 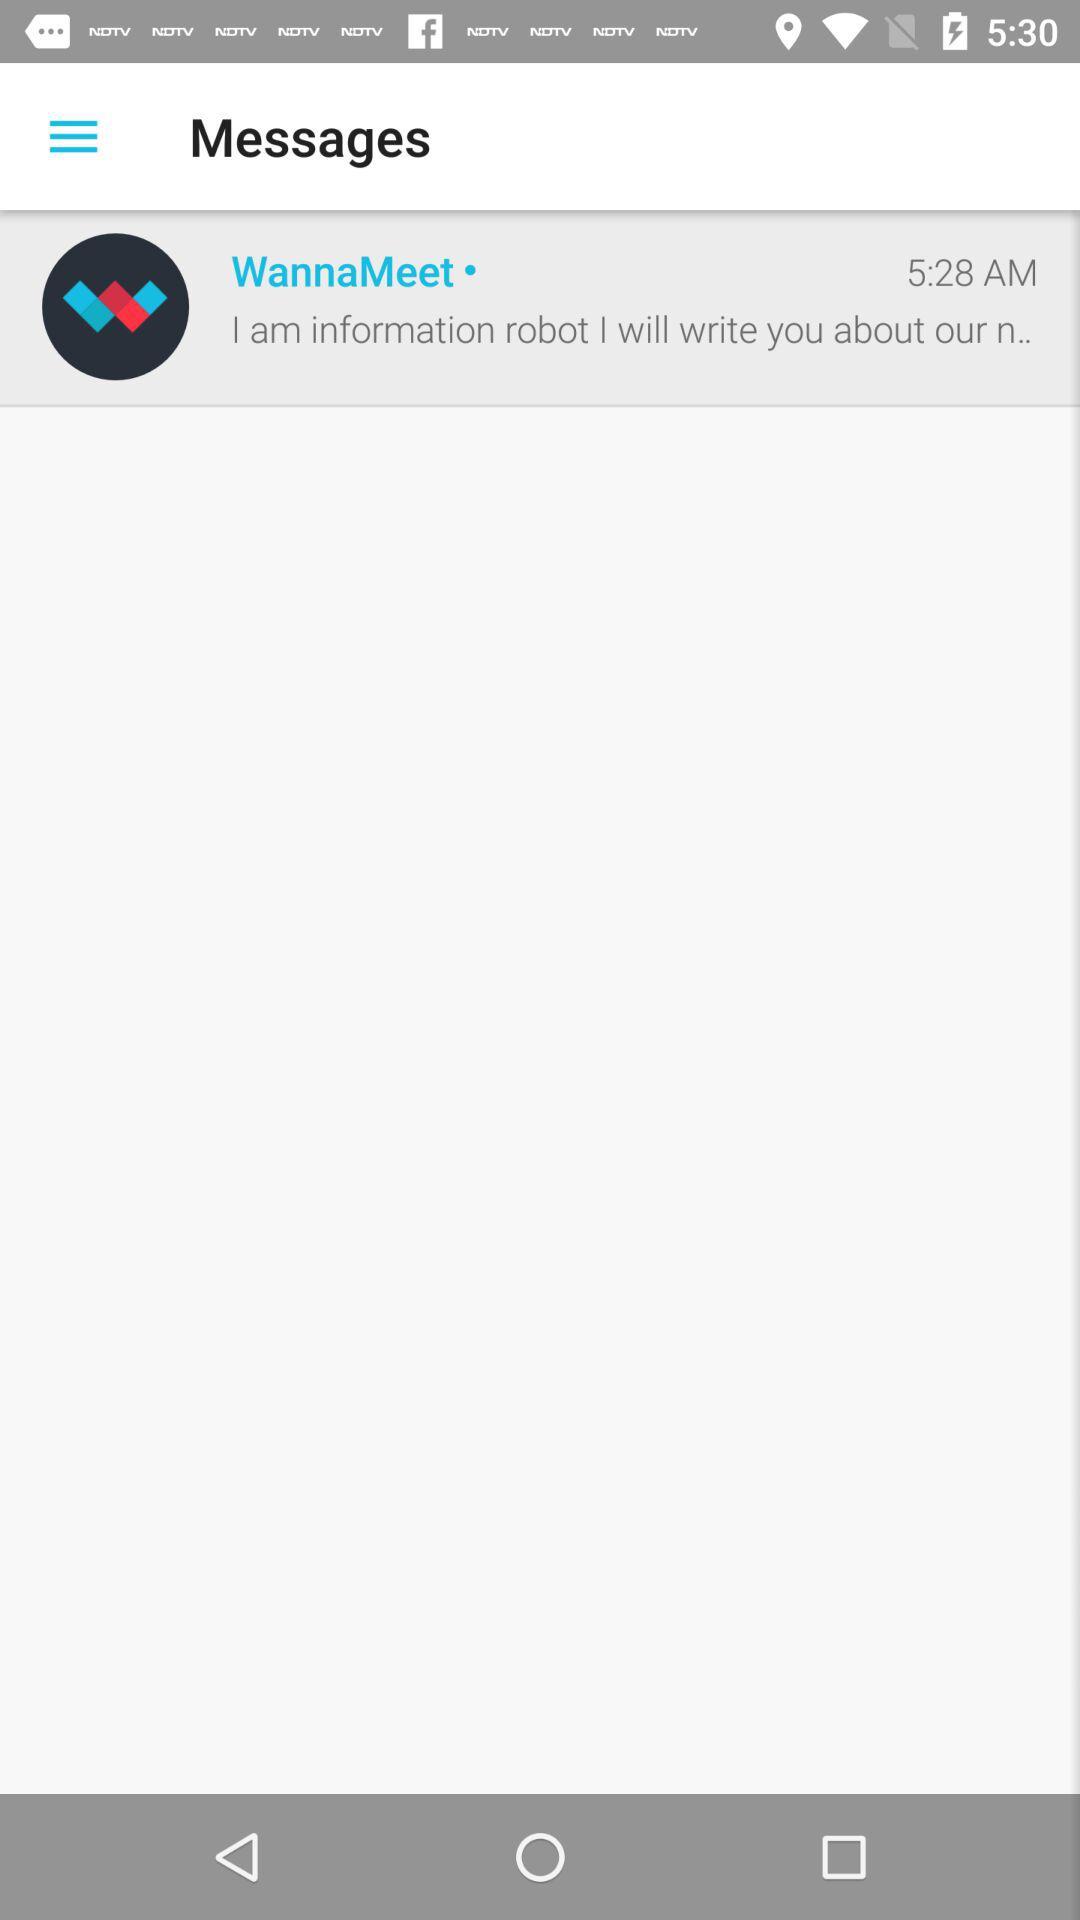 What do you see at coordinates (115, 305) in the screenshot?
I see `item next to wannameet   item` at bounding box center [115, 305].